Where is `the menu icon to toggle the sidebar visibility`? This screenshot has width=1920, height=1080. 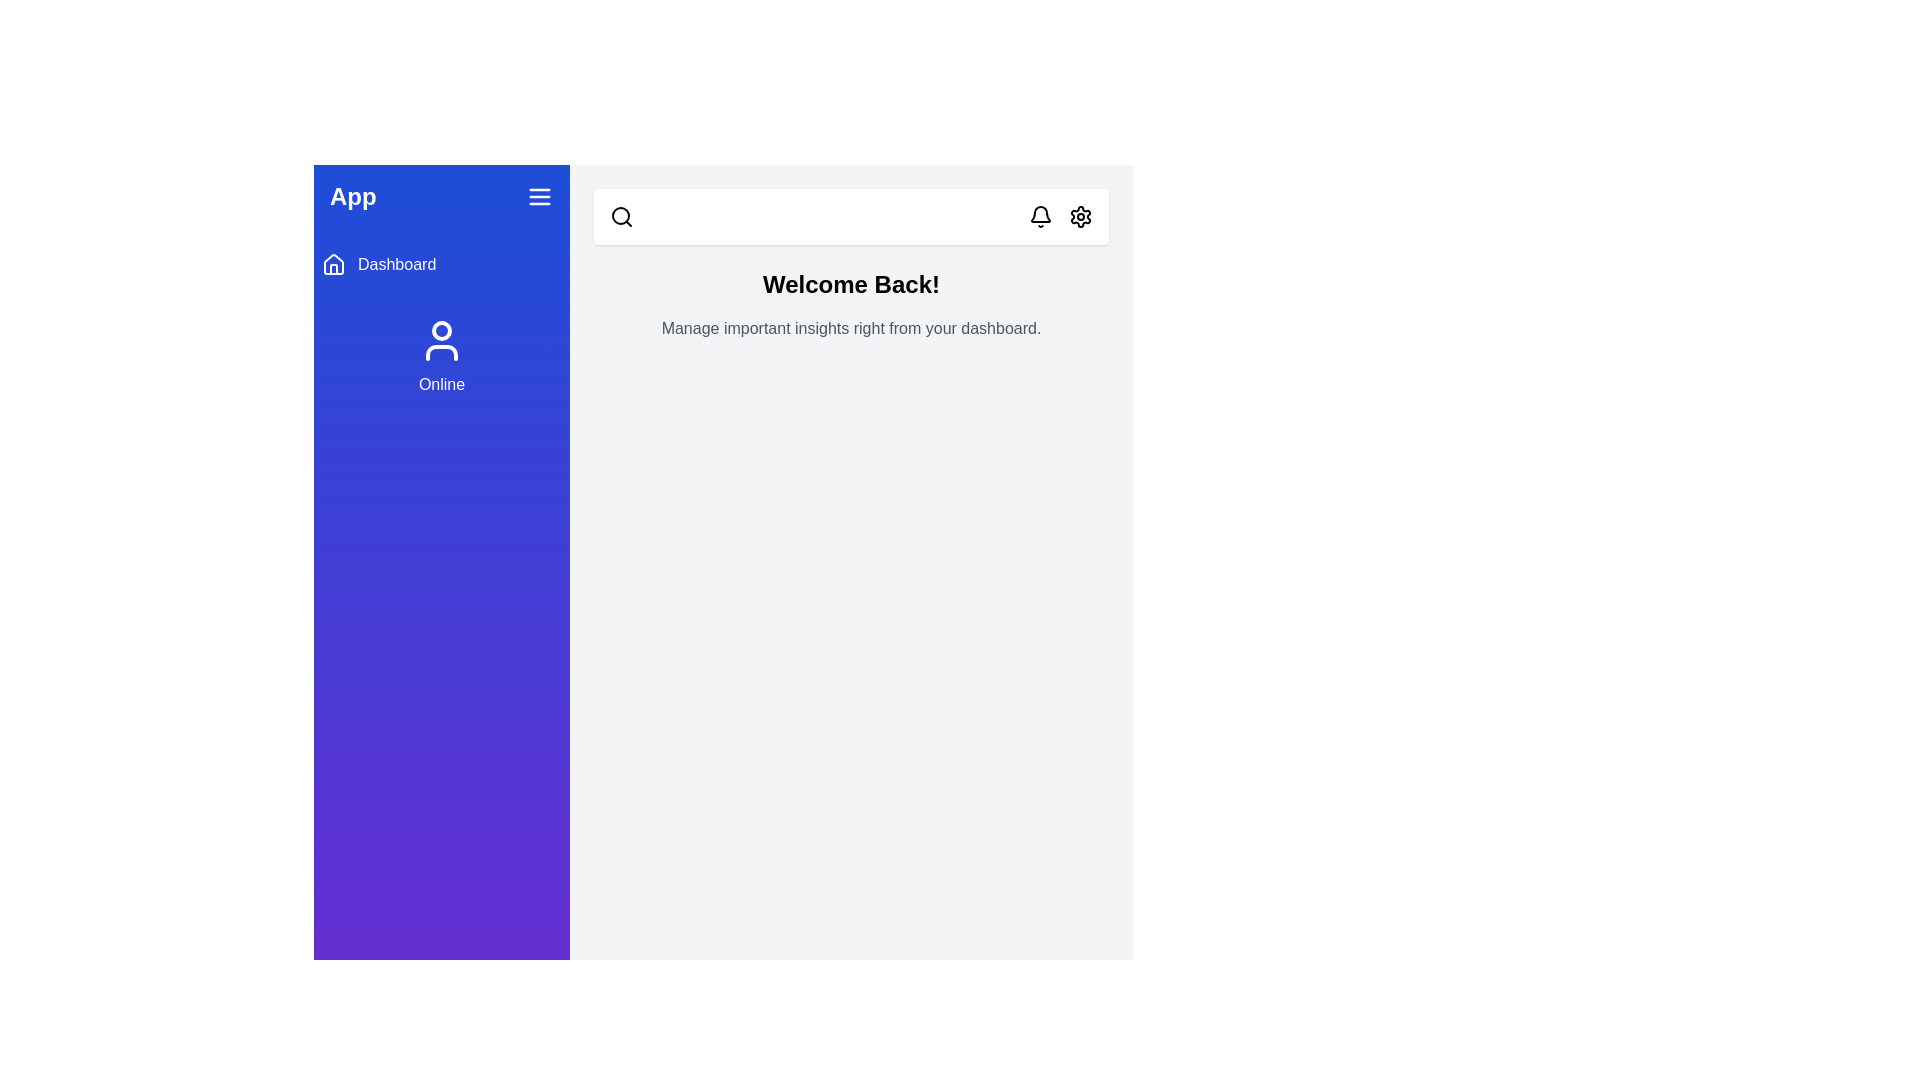 the menu icon to toggle the sidebar visibility is located at coordinates (539, 196).